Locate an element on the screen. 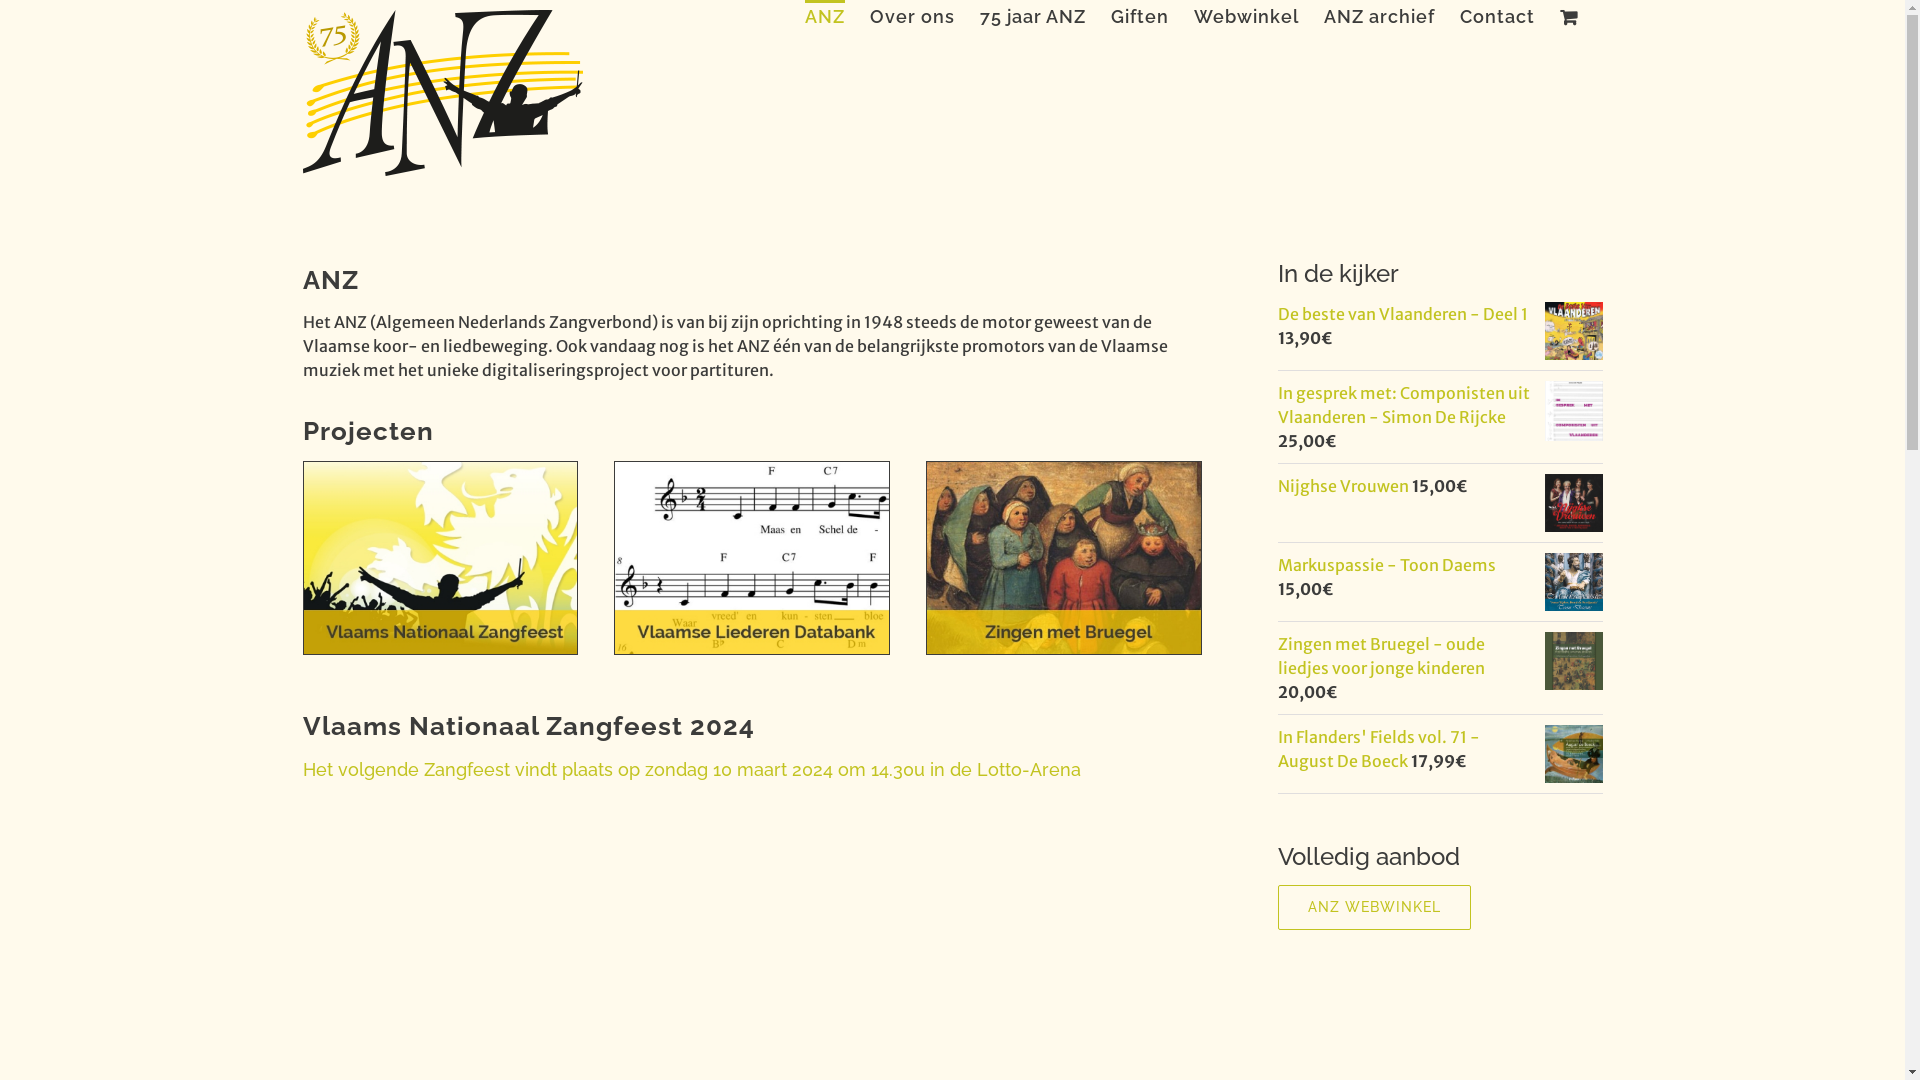  'ANZ archief' is located at coordinates (1378, 15).